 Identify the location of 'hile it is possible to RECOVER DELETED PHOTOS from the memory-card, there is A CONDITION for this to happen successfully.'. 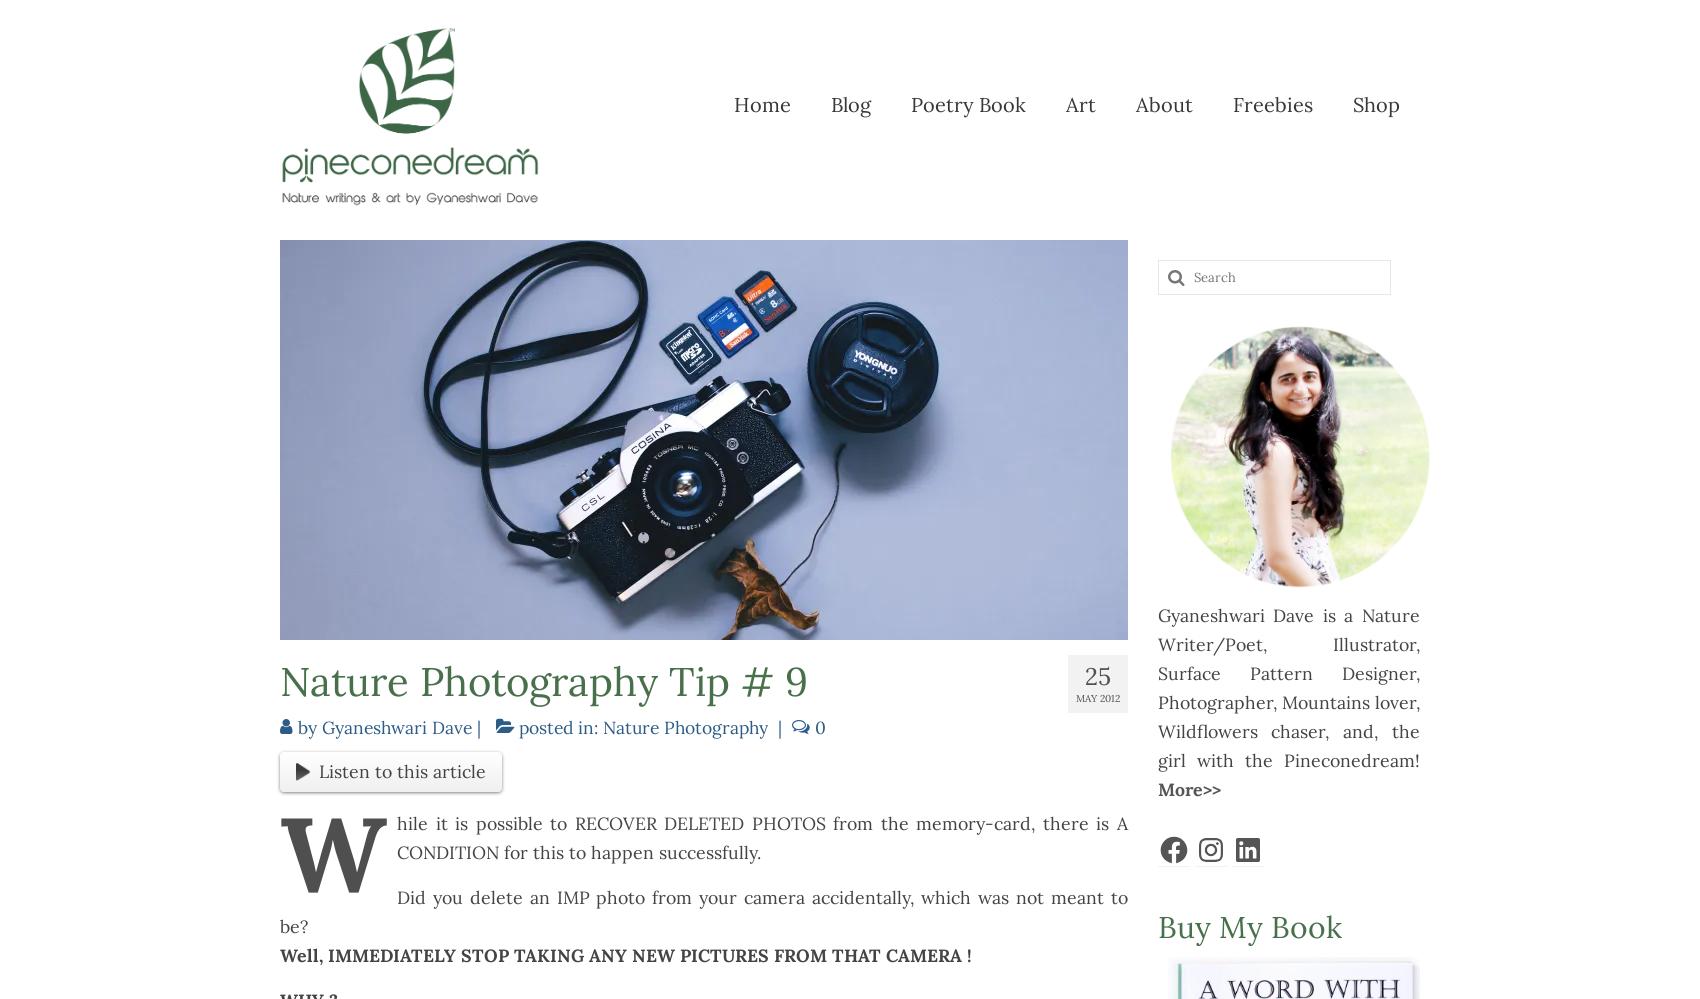
(760, 836).